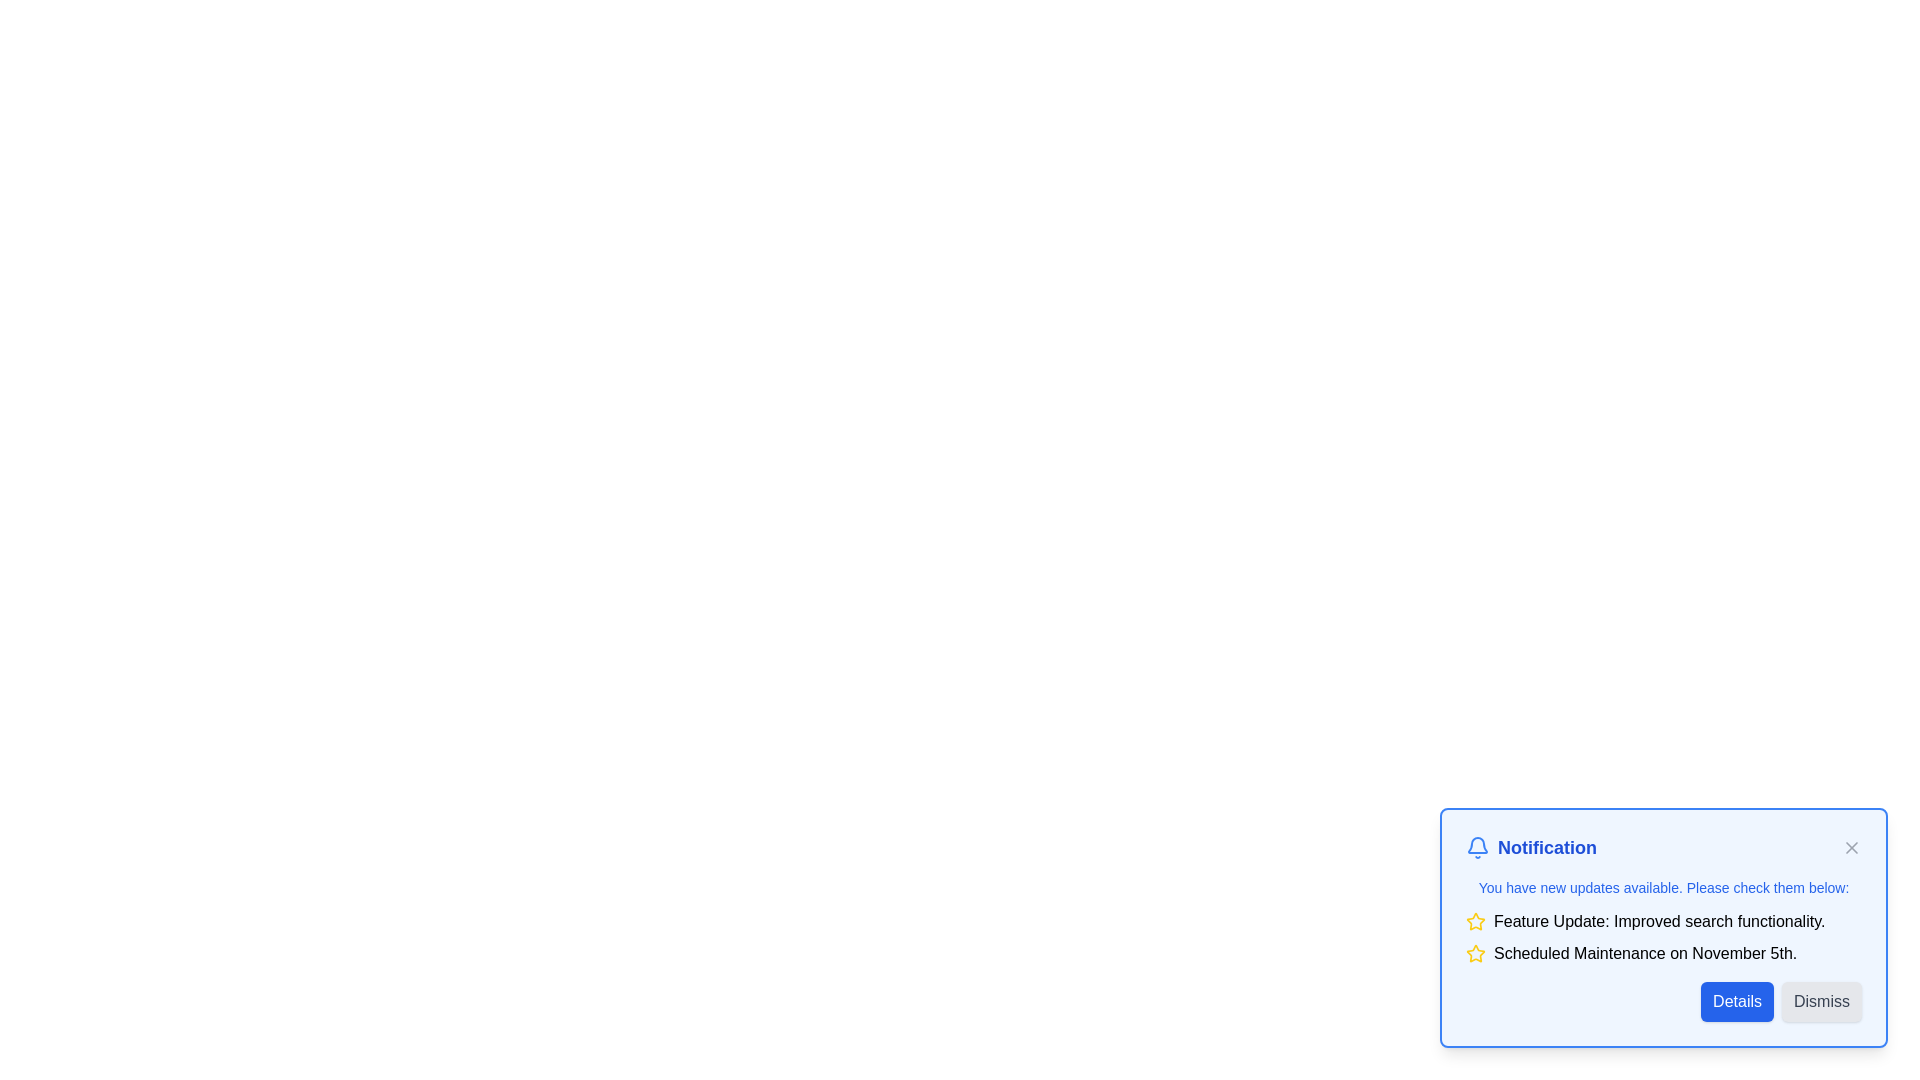 Image resolution: width=1920 pixels, height=1080 pixels. Describe the element at coordinates (1736, 1002) in the screenshot. I see `'Details' button to view more information` at that location.